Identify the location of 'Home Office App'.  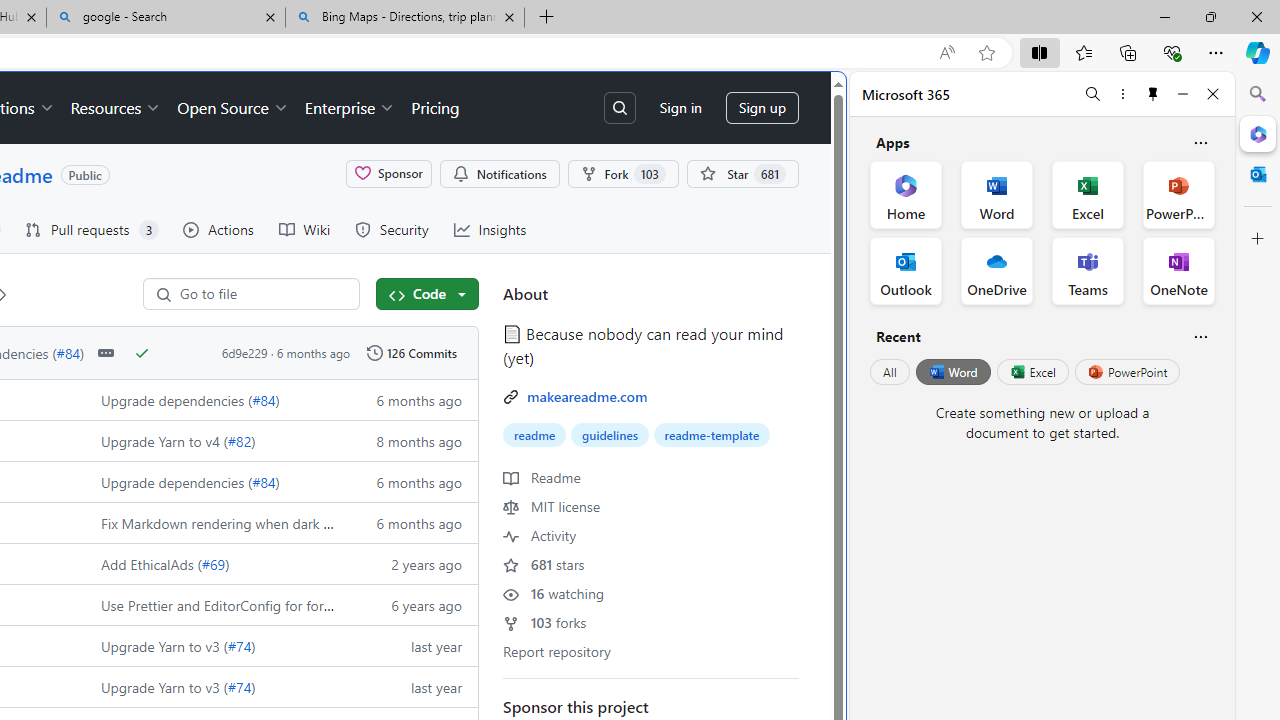
(905, 195).